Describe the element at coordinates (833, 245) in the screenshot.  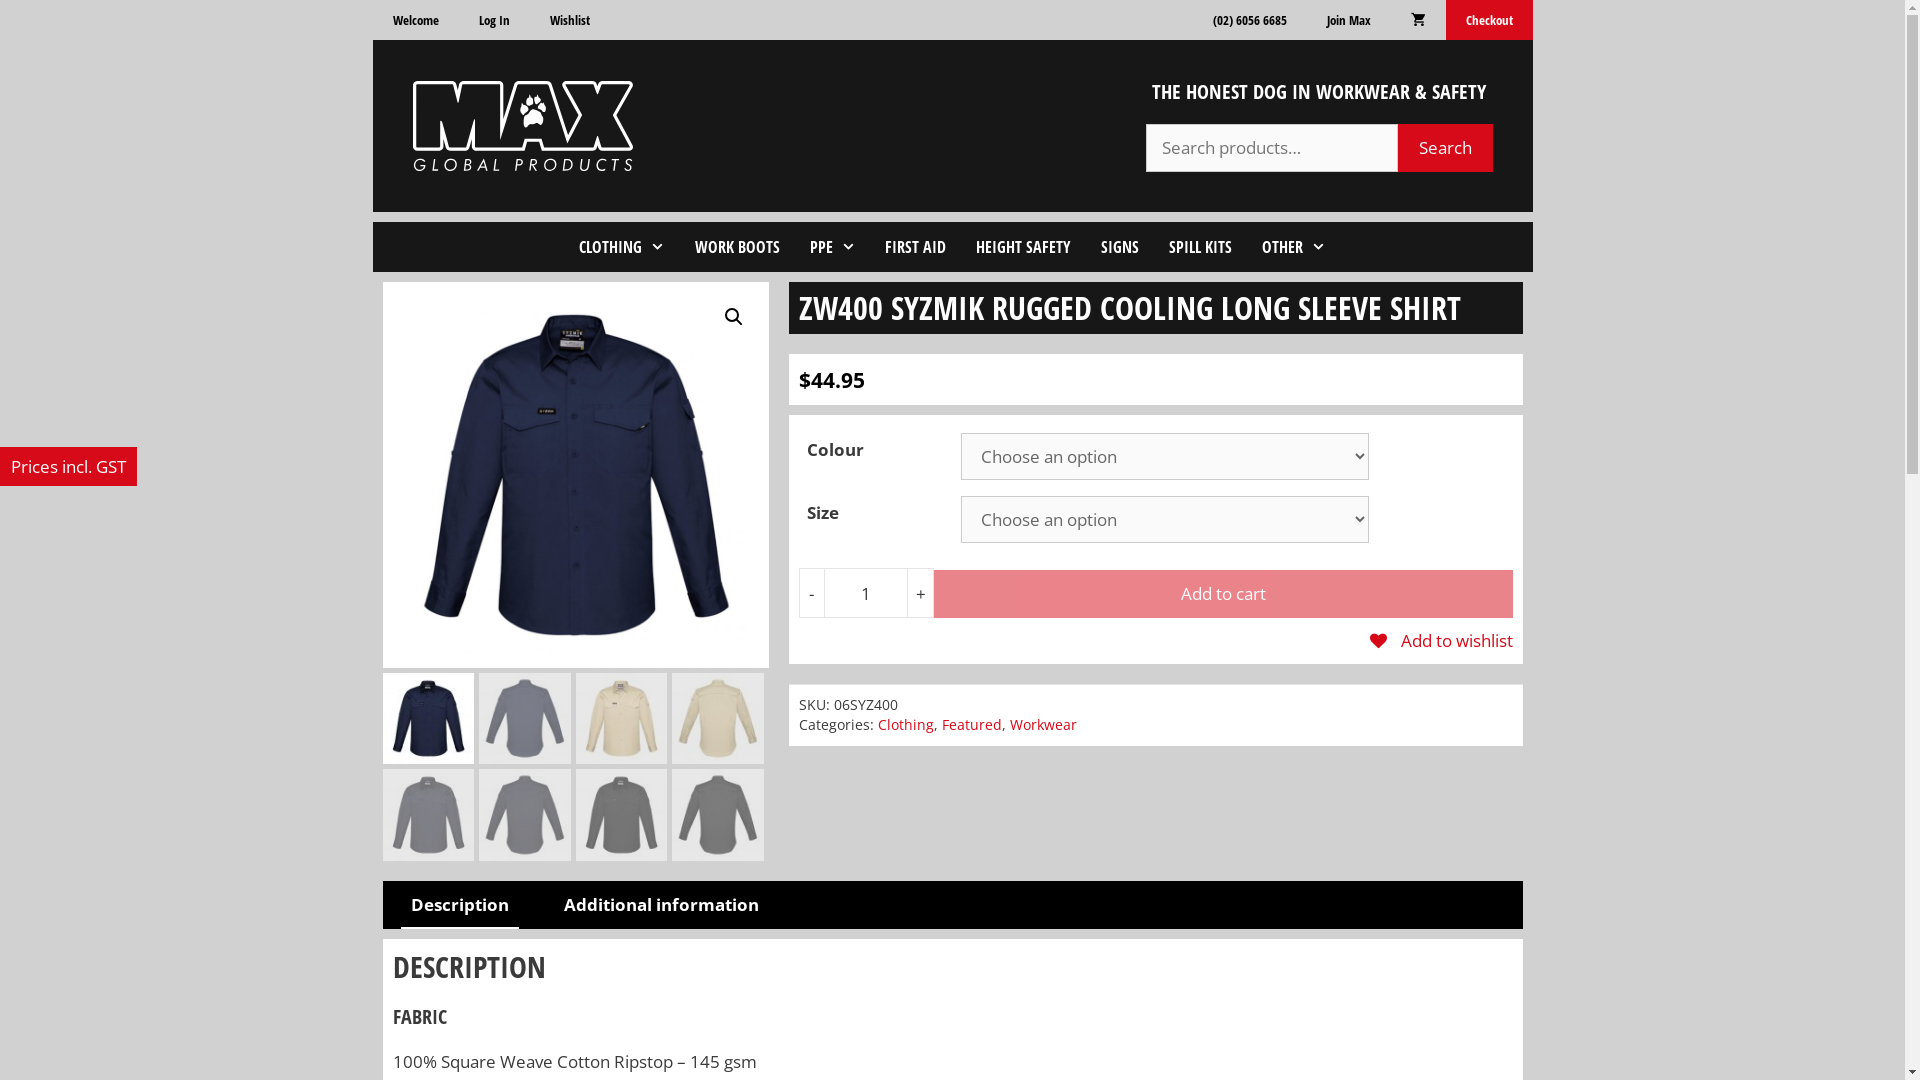
I see `'PPE'` at that location.